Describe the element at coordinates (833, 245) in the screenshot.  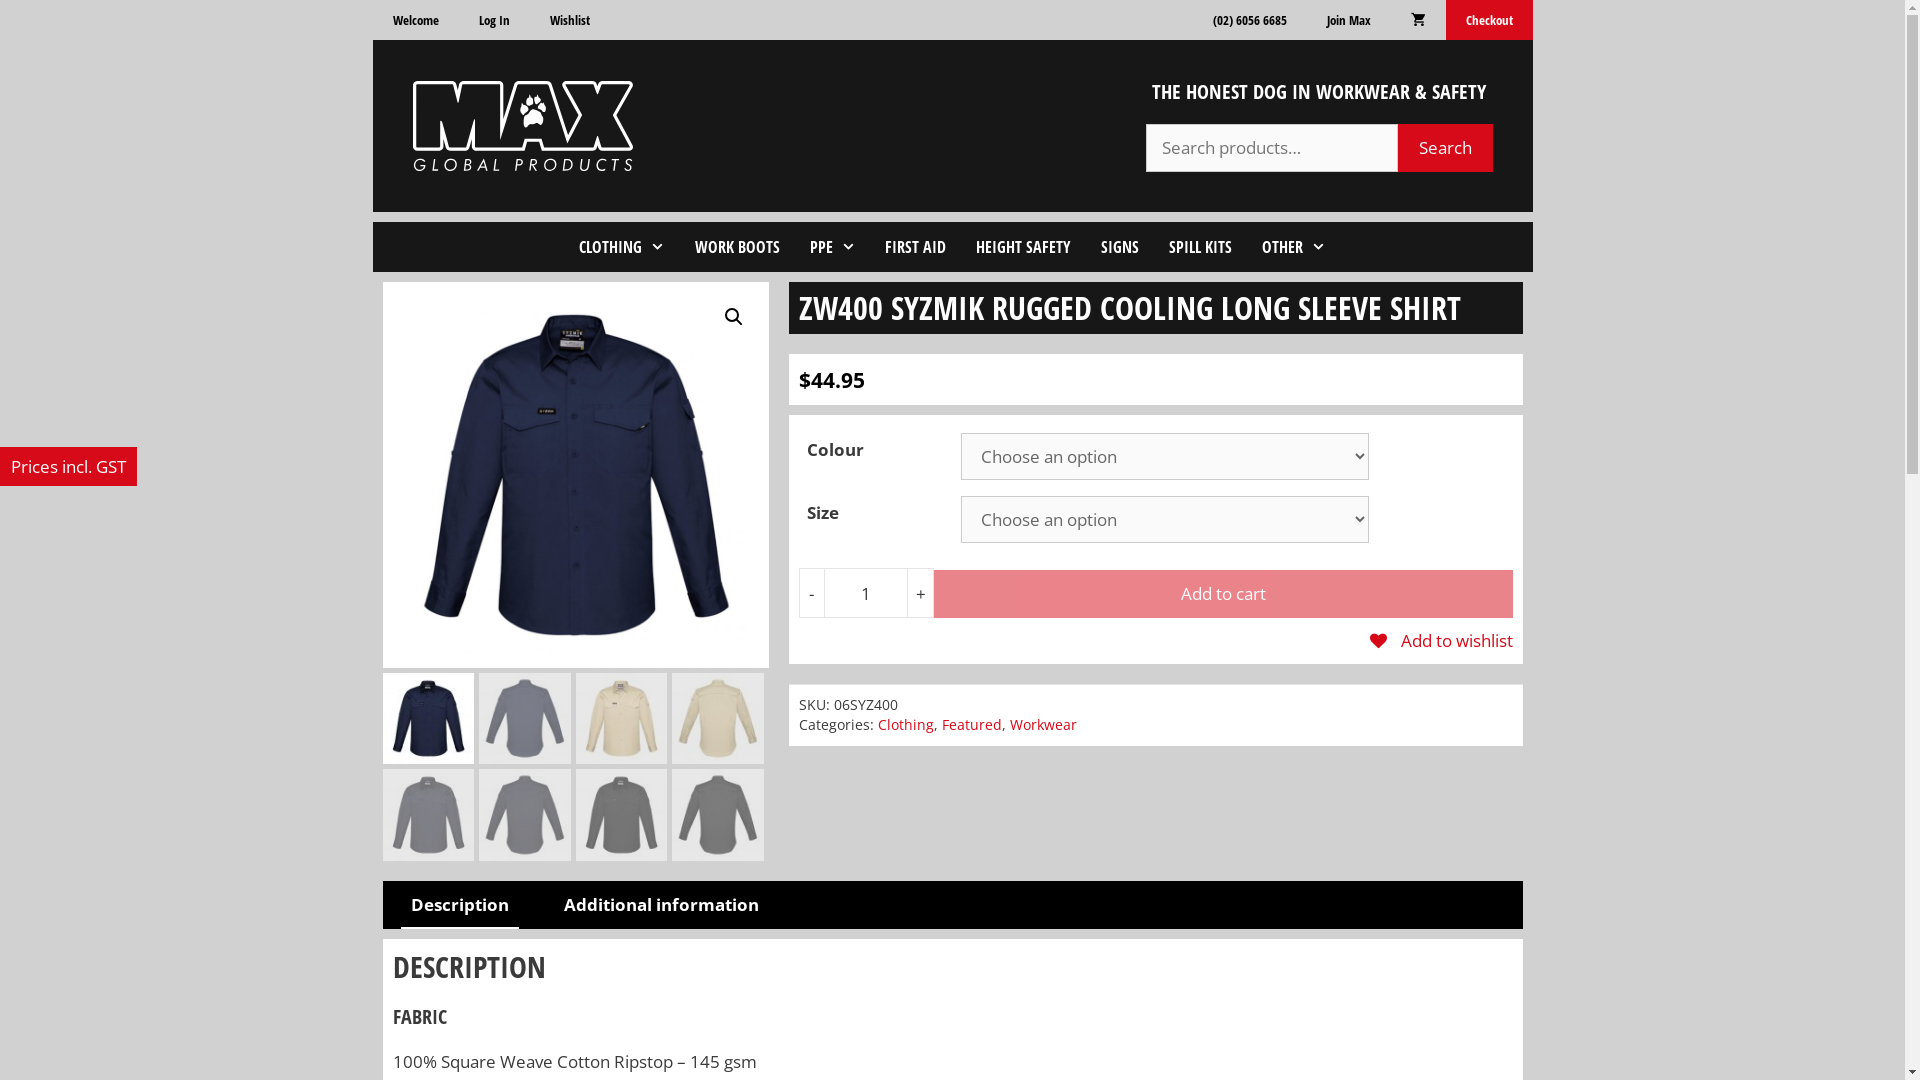
I see `'PPE'` at that location.